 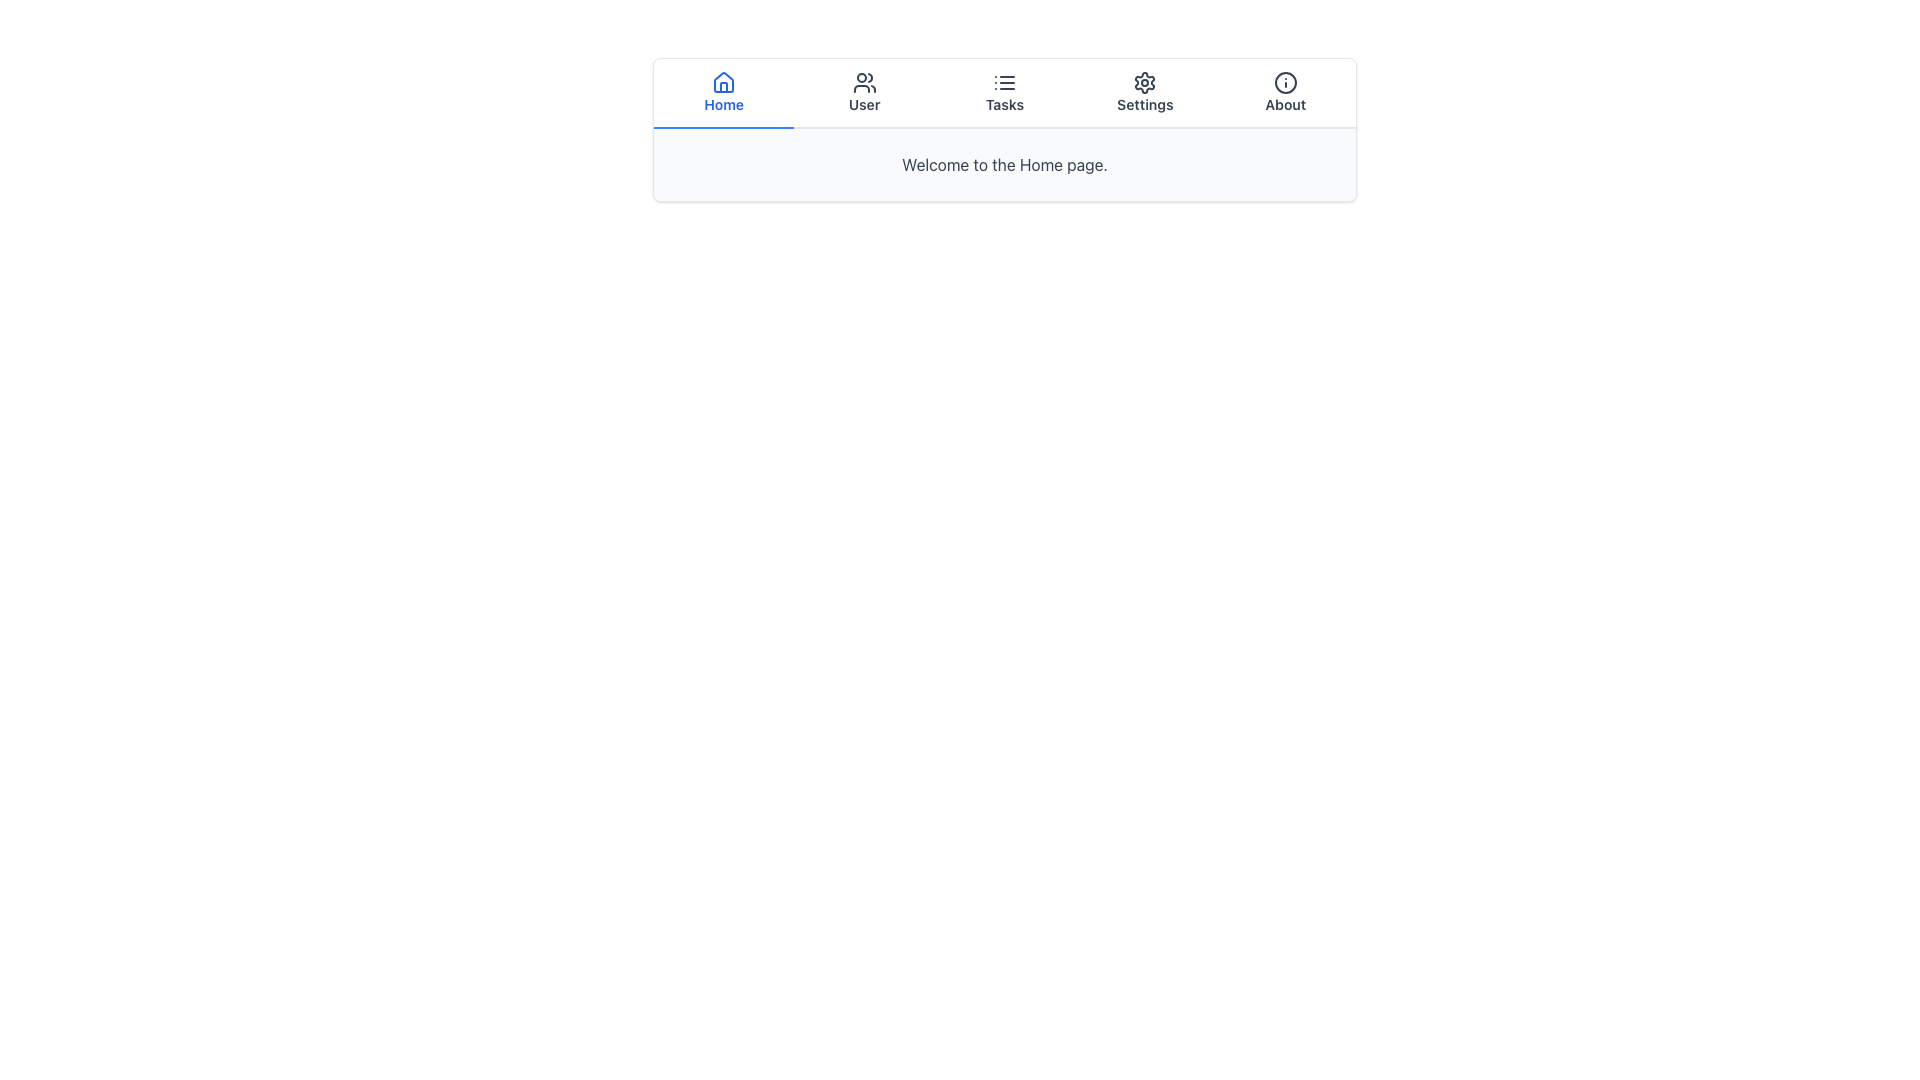 I want to click on the house icon located at the top-left of the navigation panel, which is styled with a blue and white outline and positioned above the text 'Home', so click(x=723, y=82).